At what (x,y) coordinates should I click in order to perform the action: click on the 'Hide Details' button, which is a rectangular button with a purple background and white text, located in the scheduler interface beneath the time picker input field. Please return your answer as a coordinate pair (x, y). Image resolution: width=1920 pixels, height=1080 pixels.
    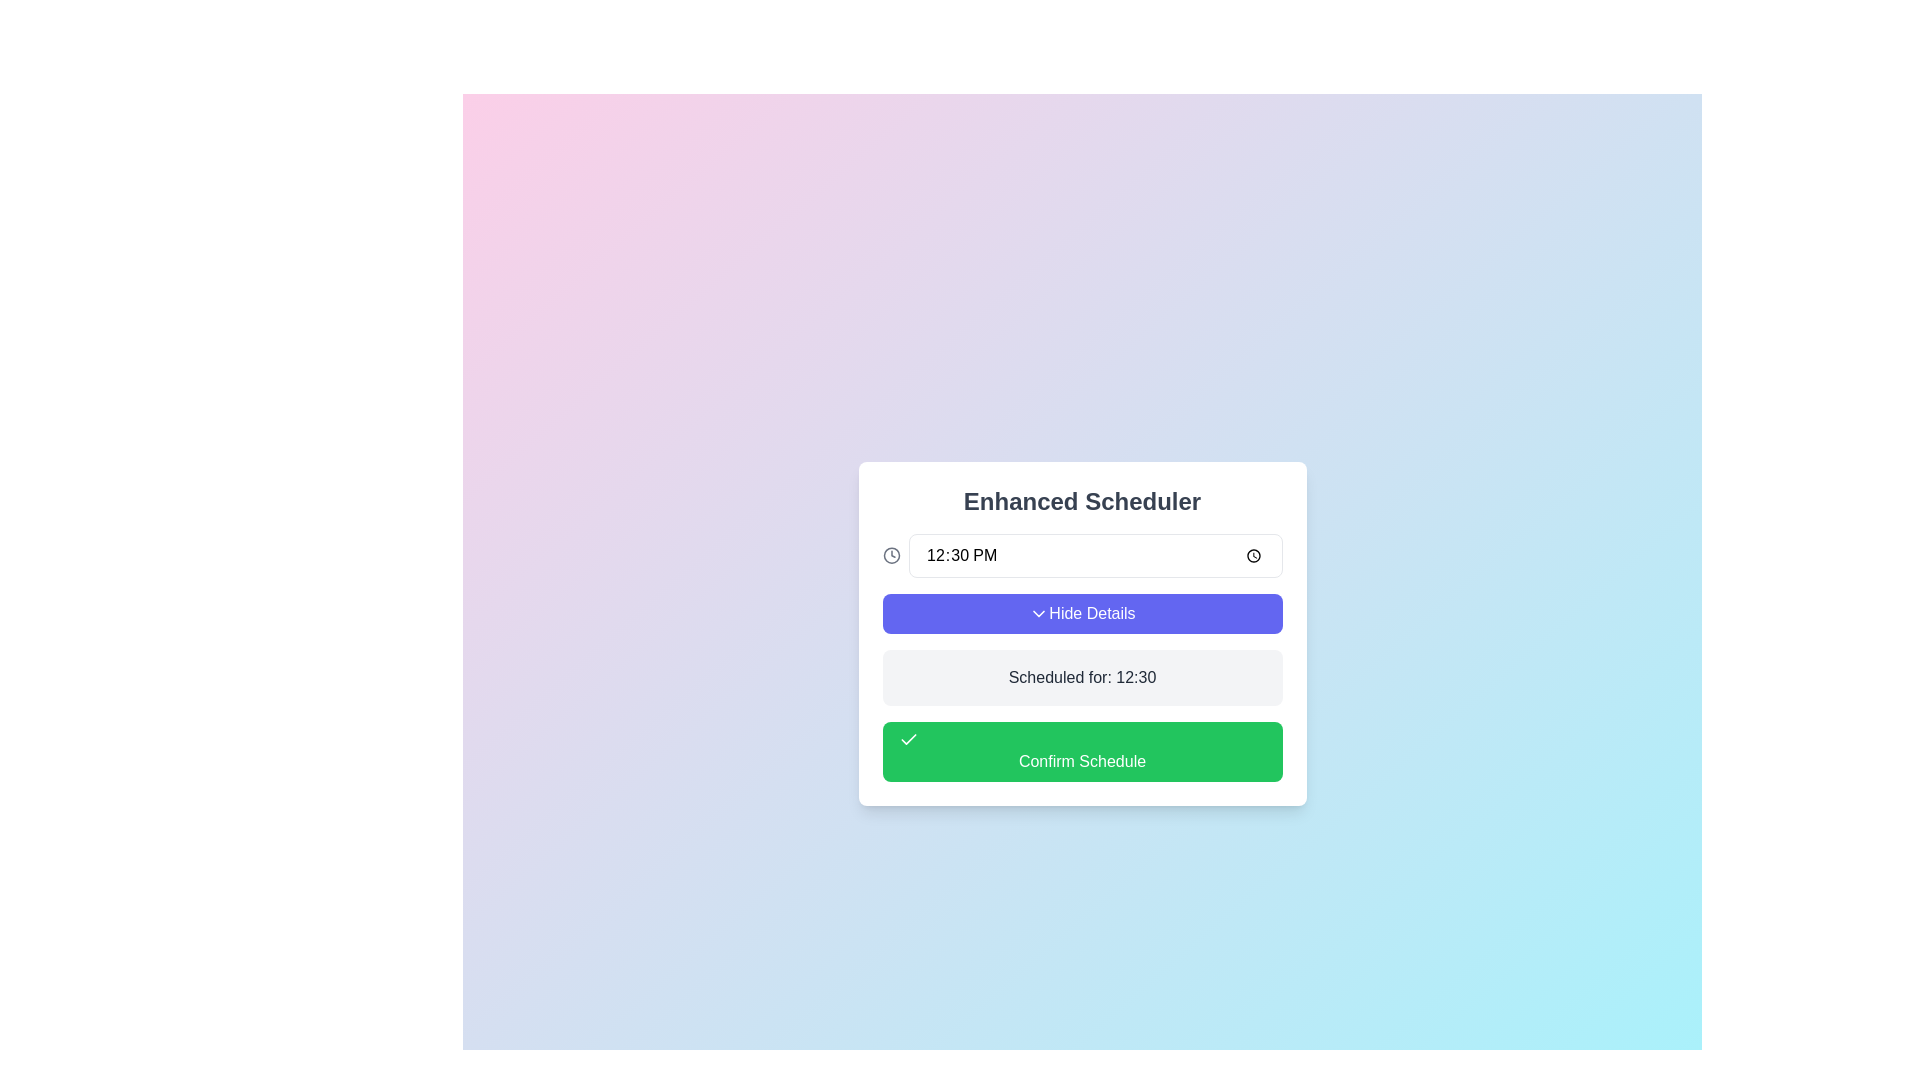
    Looking at the image, I should click on (1081, 633).